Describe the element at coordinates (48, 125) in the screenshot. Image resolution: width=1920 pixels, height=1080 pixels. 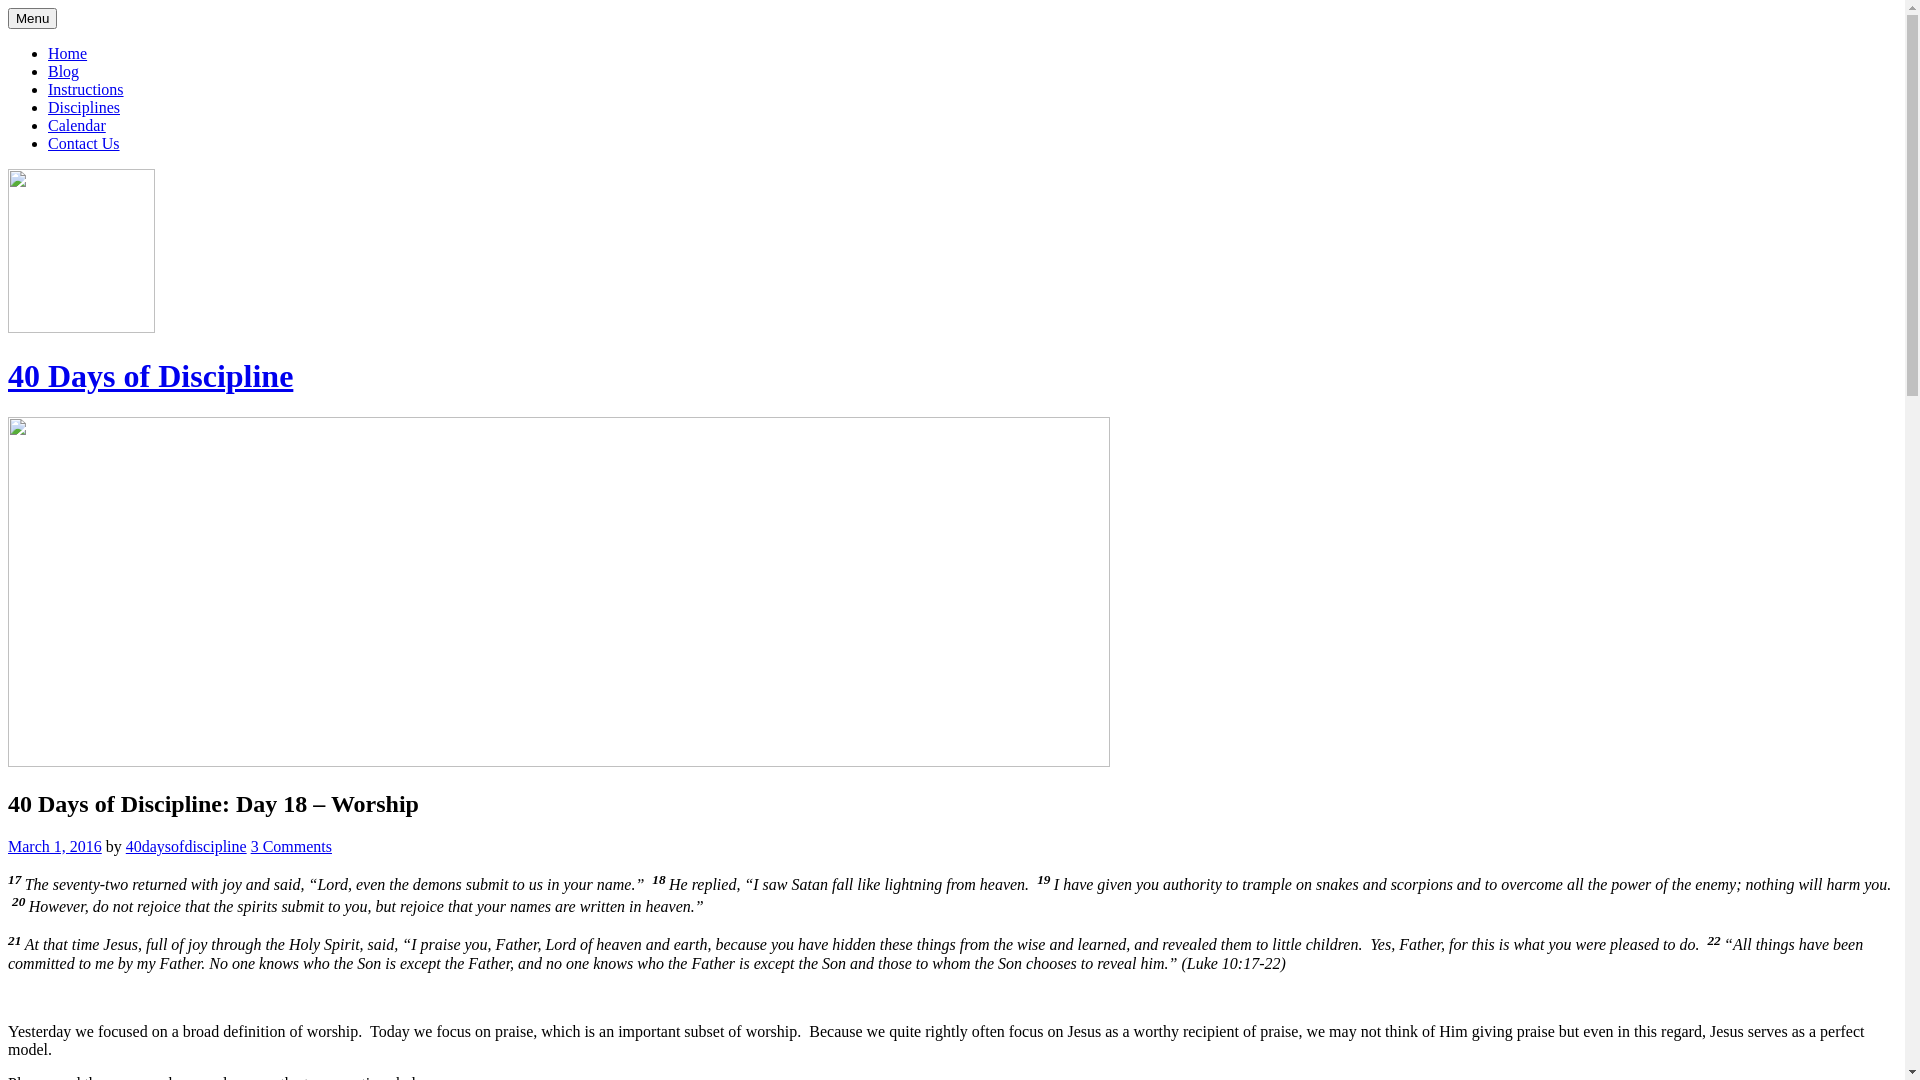
I see `'Calendar'` at that location.